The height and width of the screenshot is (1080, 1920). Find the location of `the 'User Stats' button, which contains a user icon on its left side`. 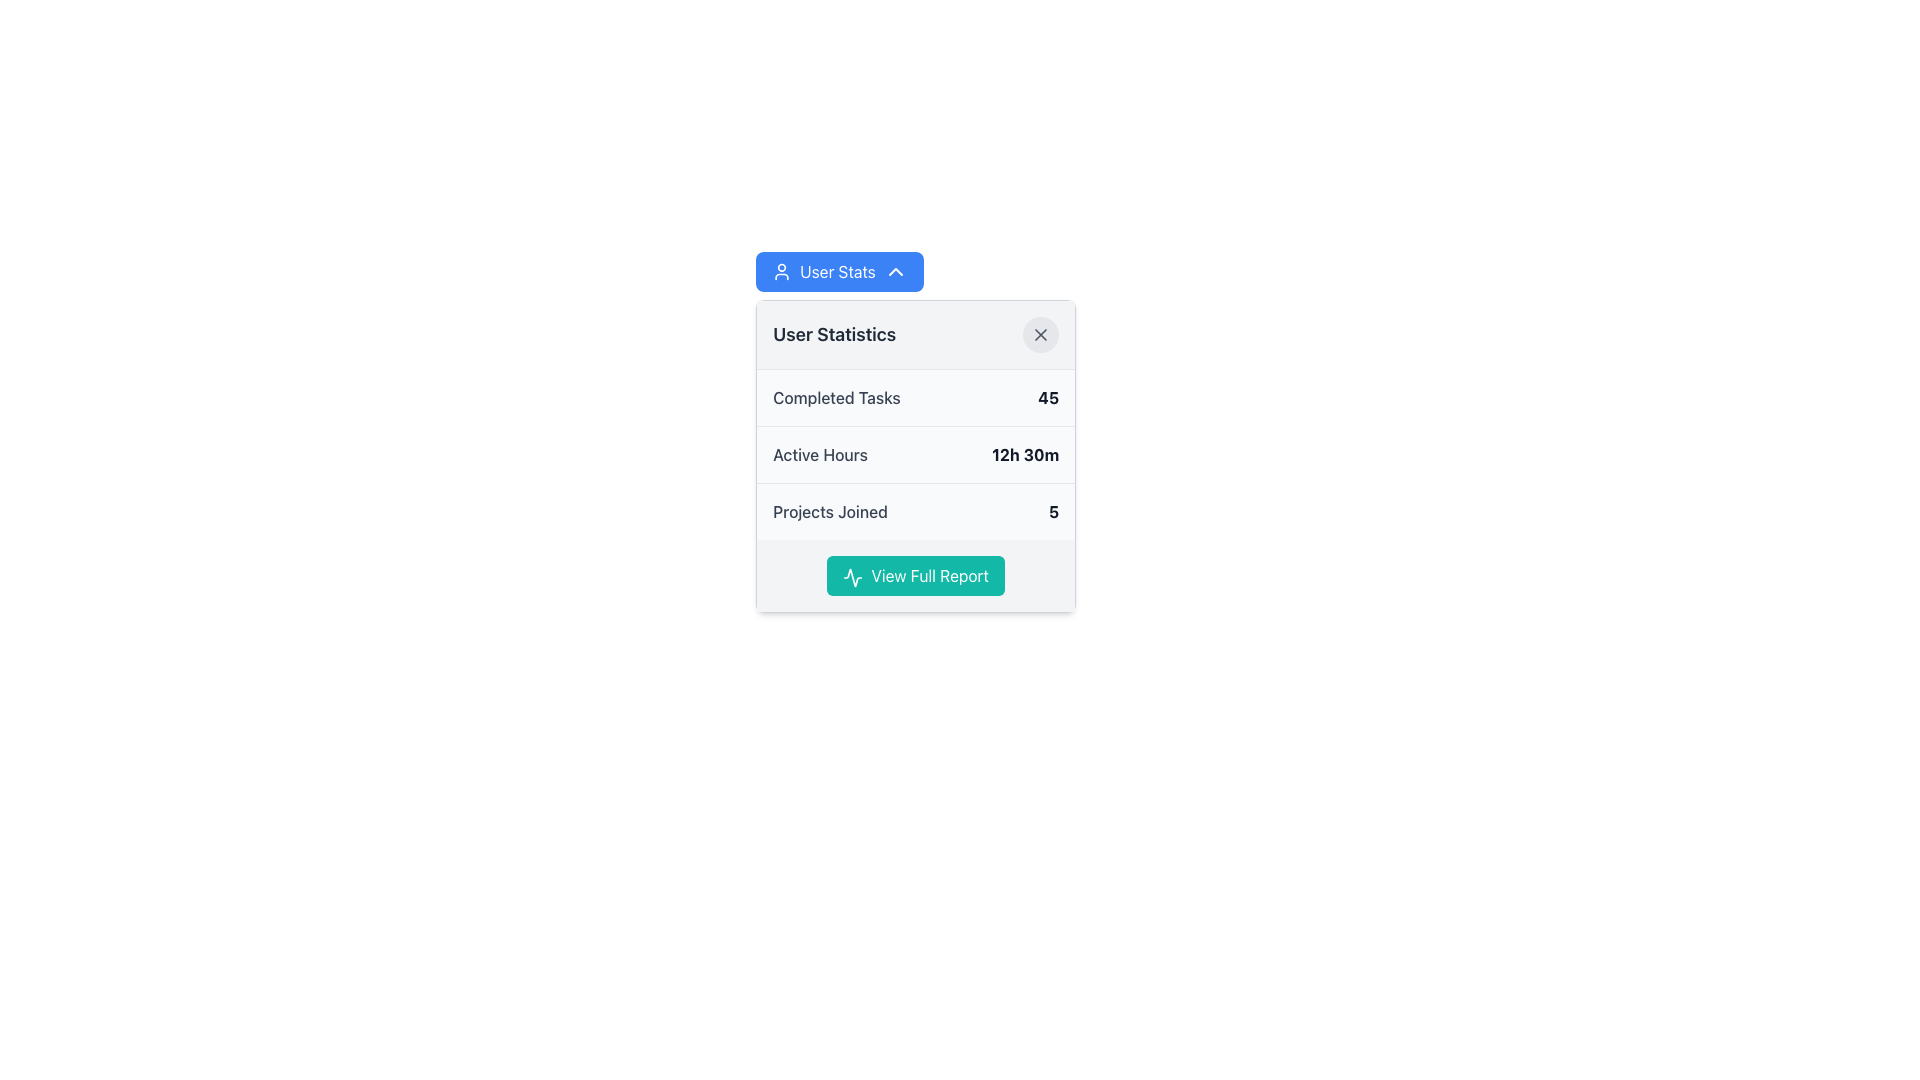

the 'User Stats' button, which contains a user icon on its left side is located at coordinates (781, 272).